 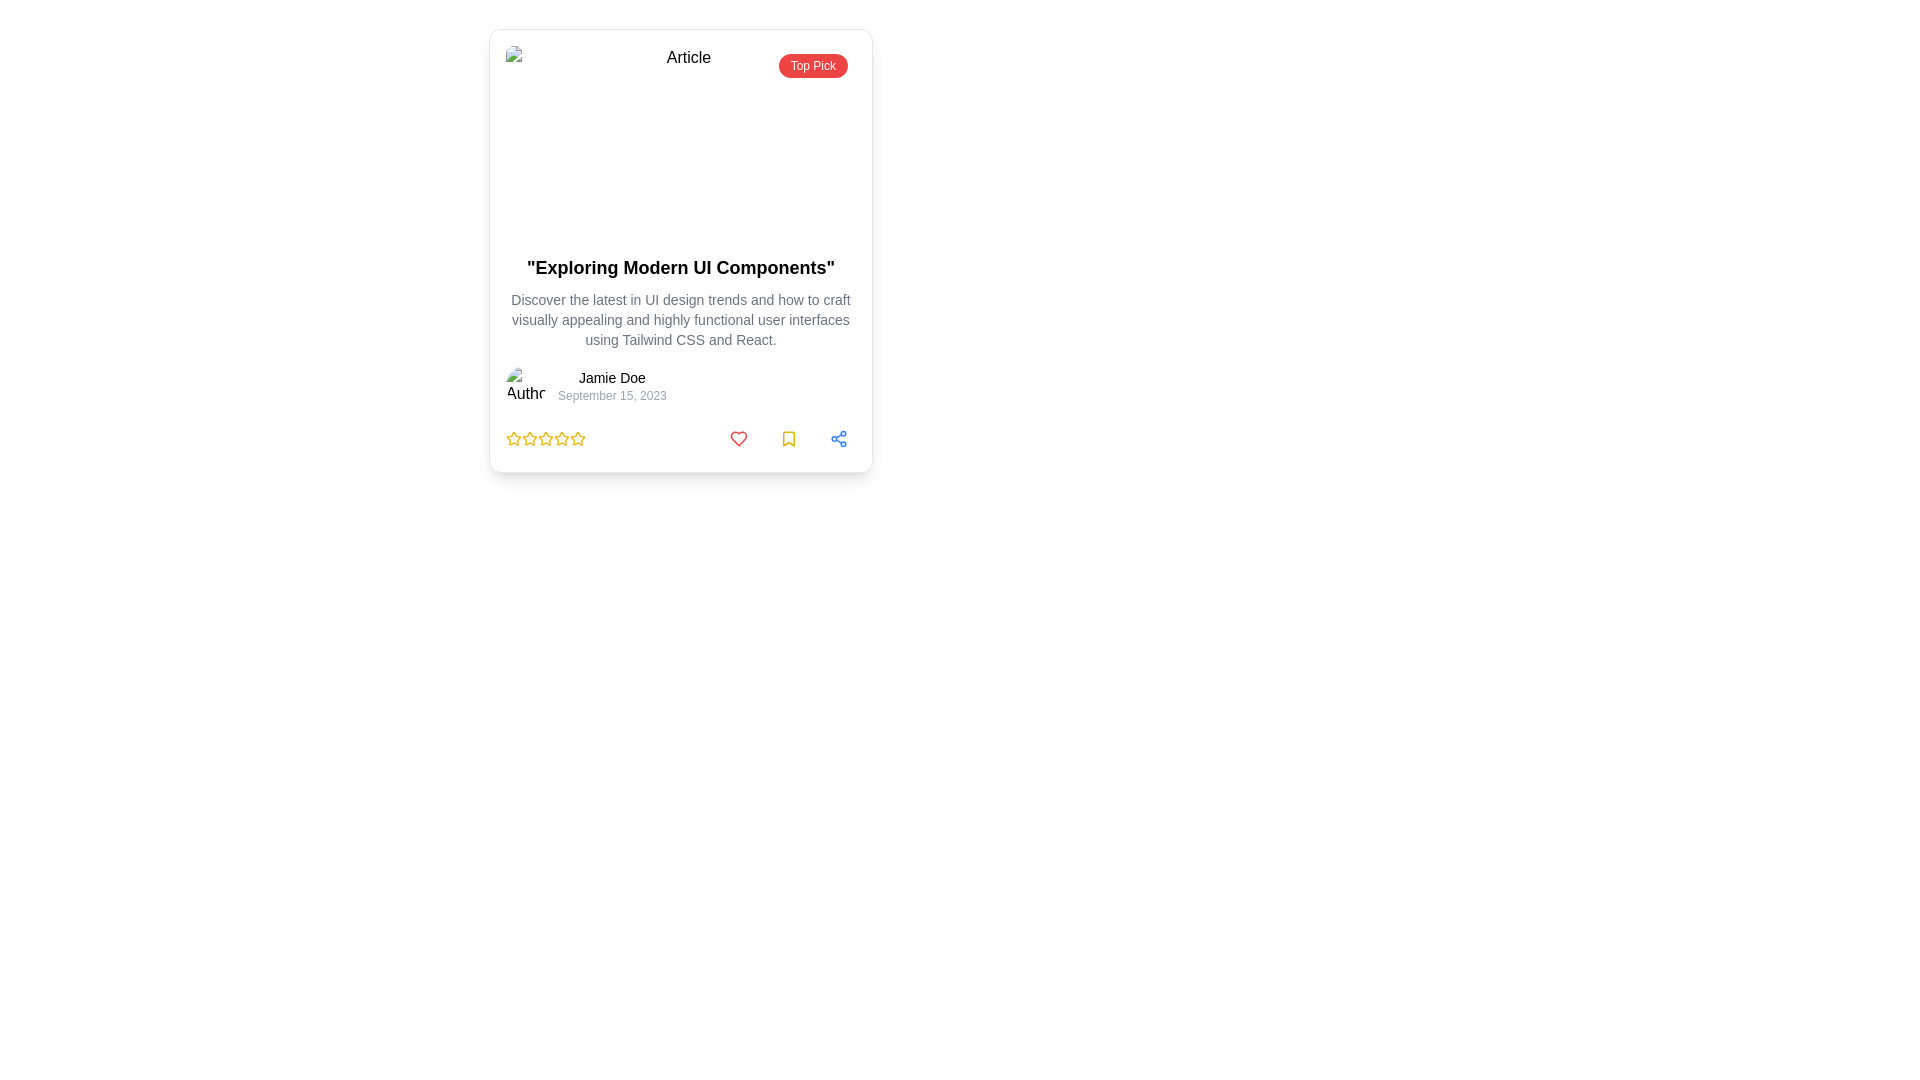 I want to click on the Author Information Section containing the author's name 'Jamie Doe' and the date 'September 15, 2023', so click(x=681, y=385).